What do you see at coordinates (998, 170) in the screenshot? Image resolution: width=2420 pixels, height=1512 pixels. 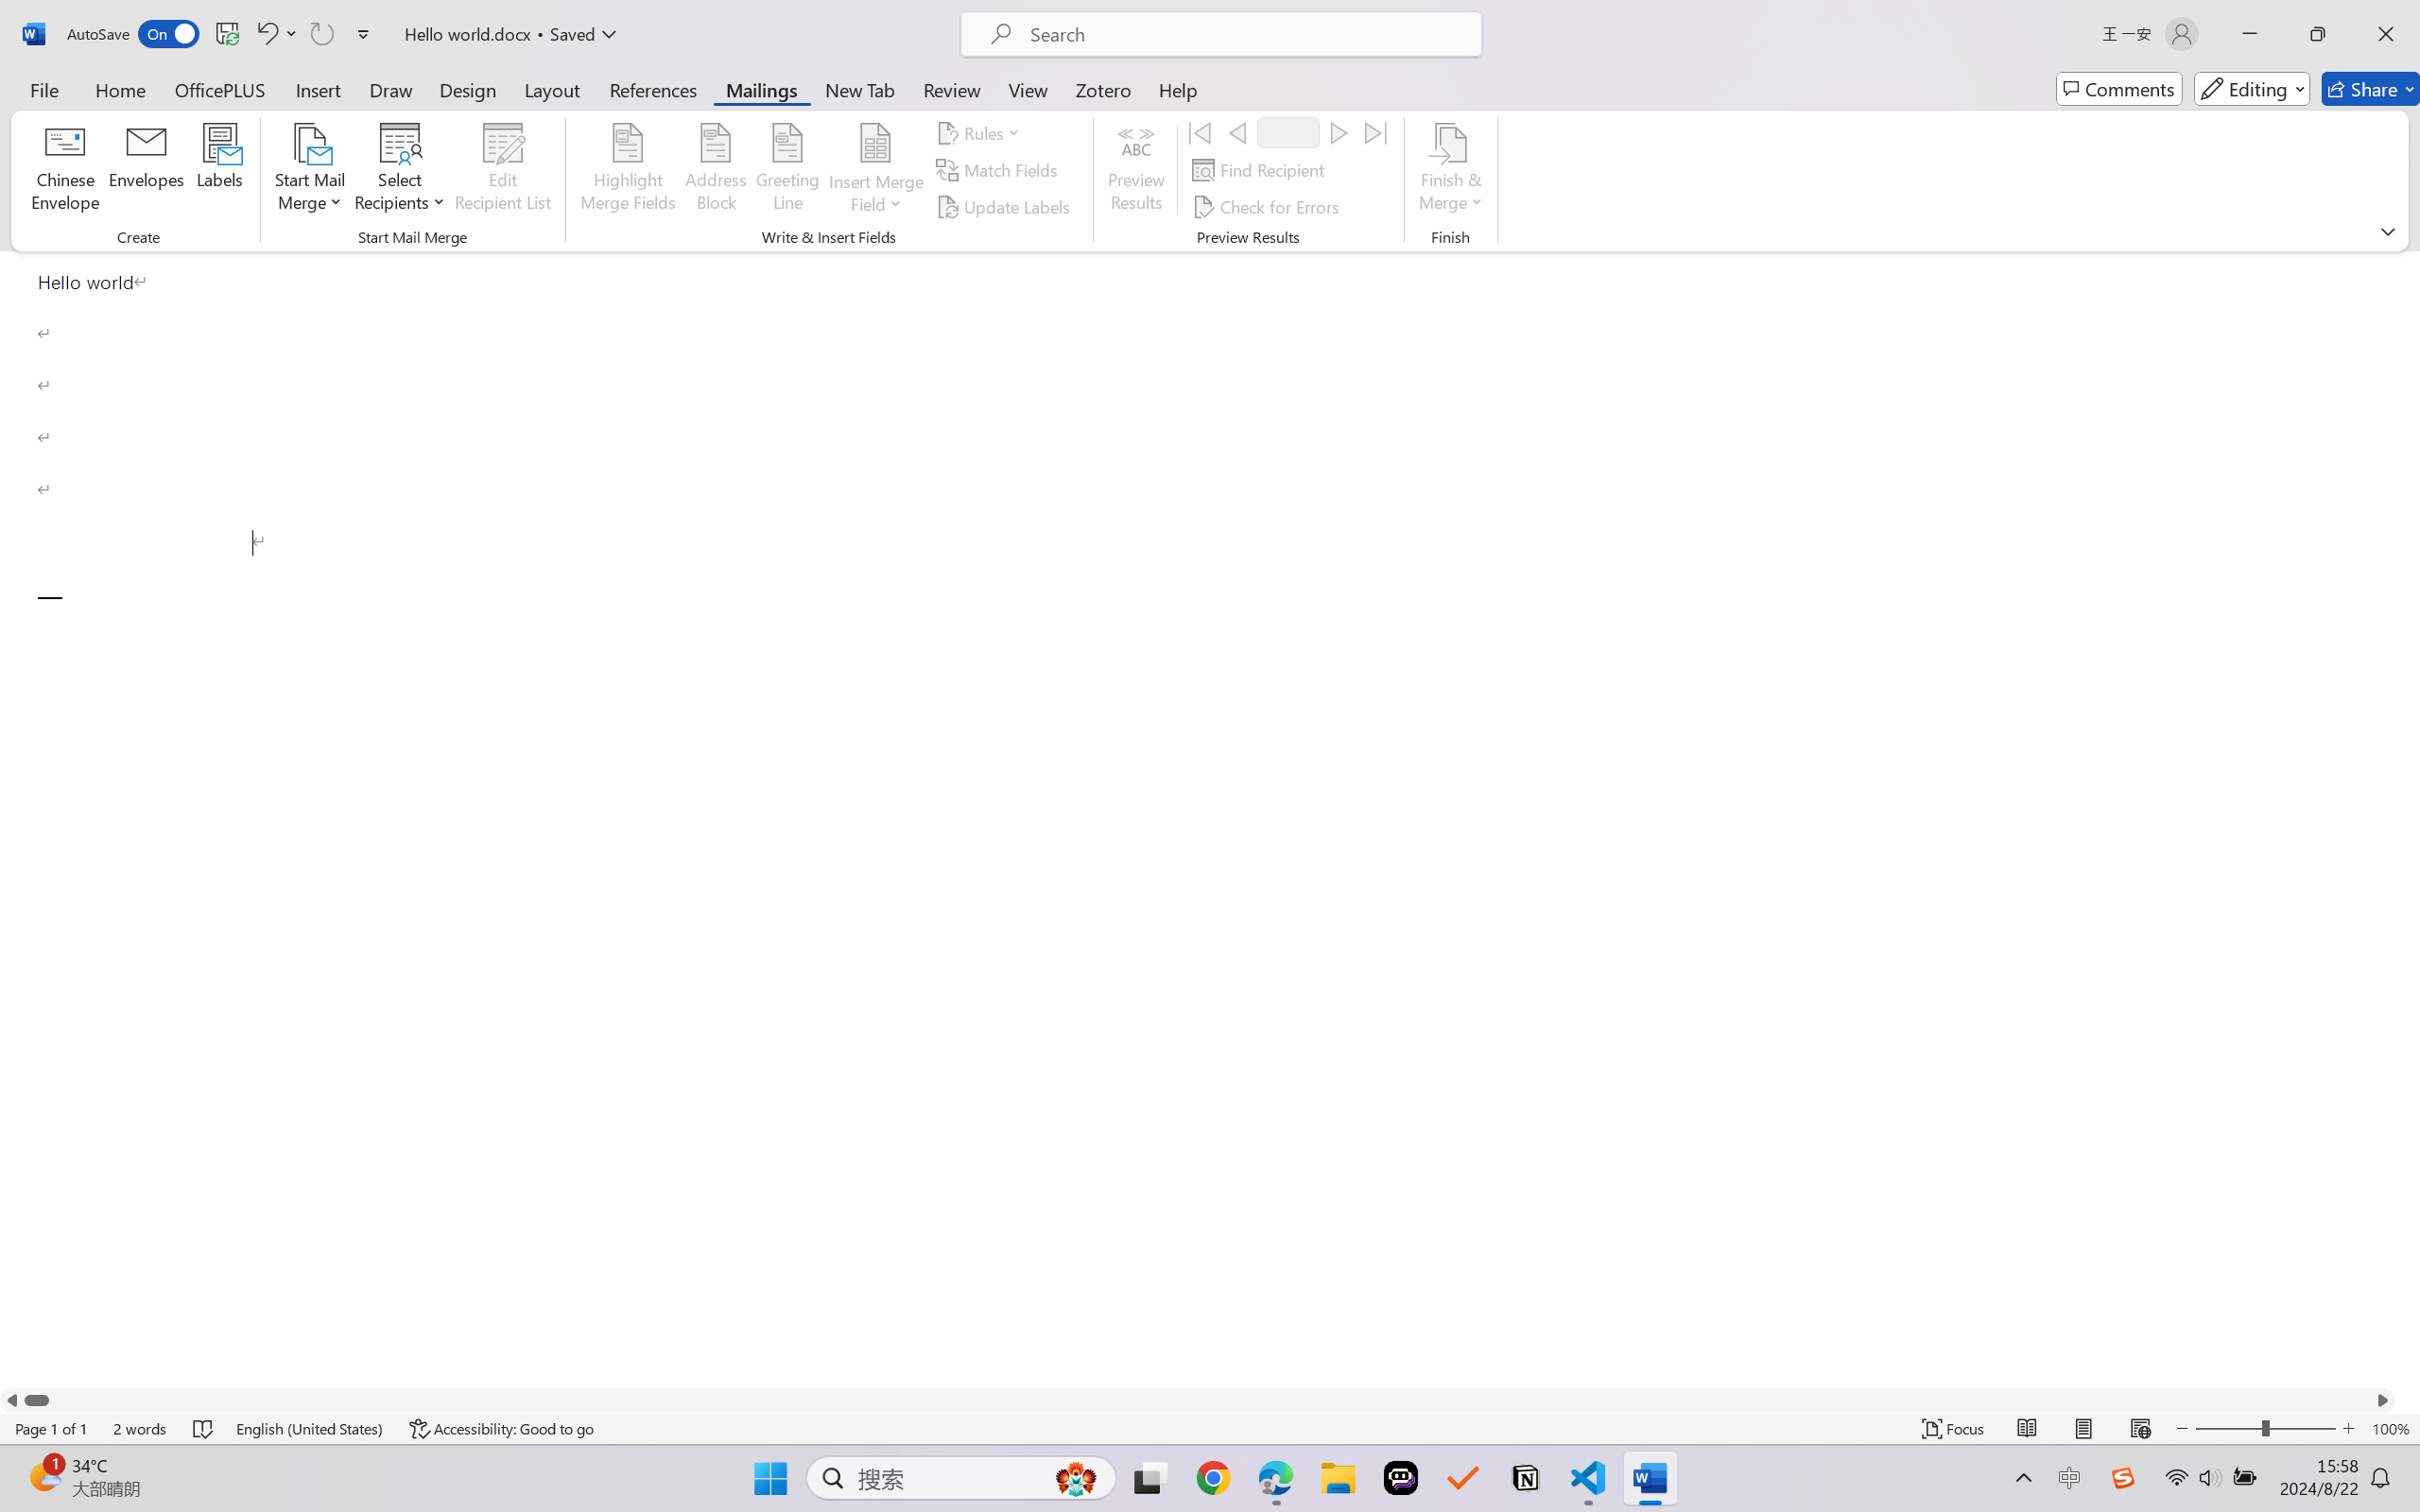 I see `'Match Fields...'` at bounding box center [998, 170].